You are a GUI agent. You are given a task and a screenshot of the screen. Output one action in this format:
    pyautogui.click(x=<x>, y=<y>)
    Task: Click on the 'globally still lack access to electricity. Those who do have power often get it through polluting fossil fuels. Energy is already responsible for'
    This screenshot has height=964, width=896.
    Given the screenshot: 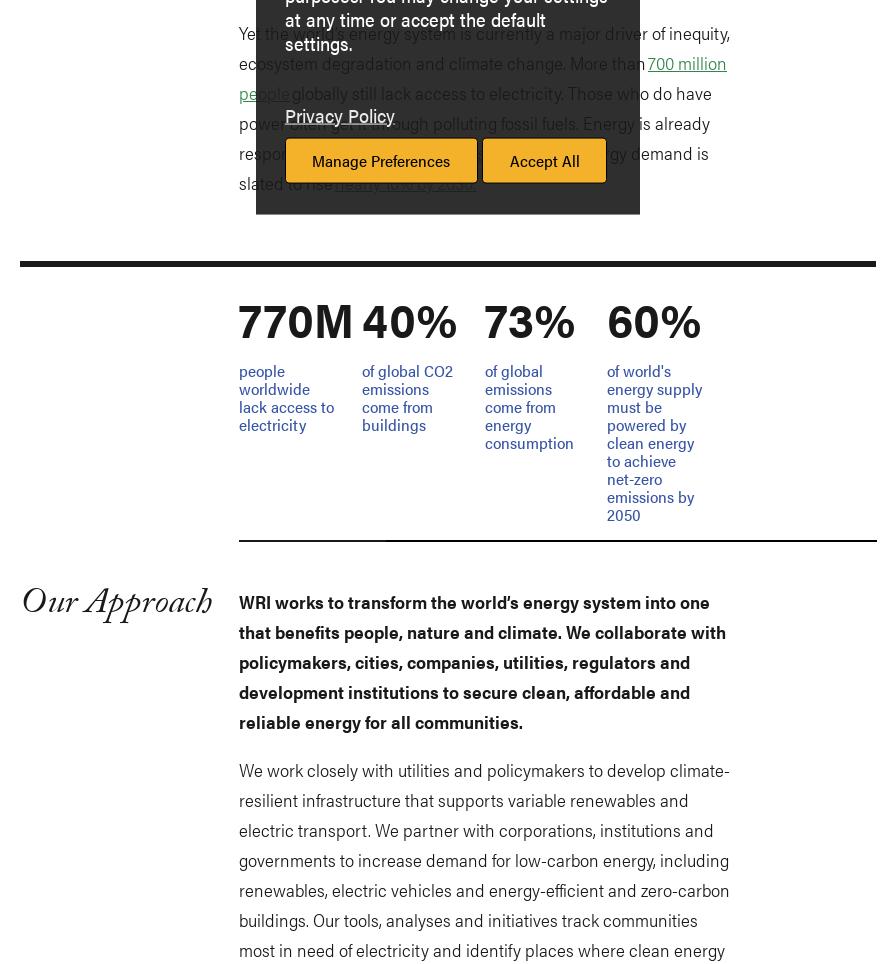 What is the action you would take?
    pyautogui.click(x=475, y=122)
    